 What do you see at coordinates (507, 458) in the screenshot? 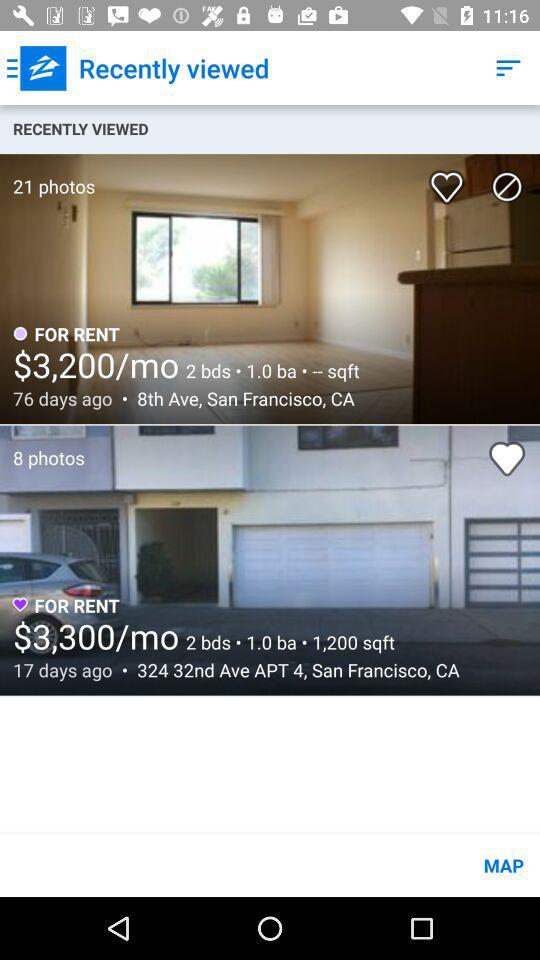
I see `the item on the right` at bounding box center [507, 458].